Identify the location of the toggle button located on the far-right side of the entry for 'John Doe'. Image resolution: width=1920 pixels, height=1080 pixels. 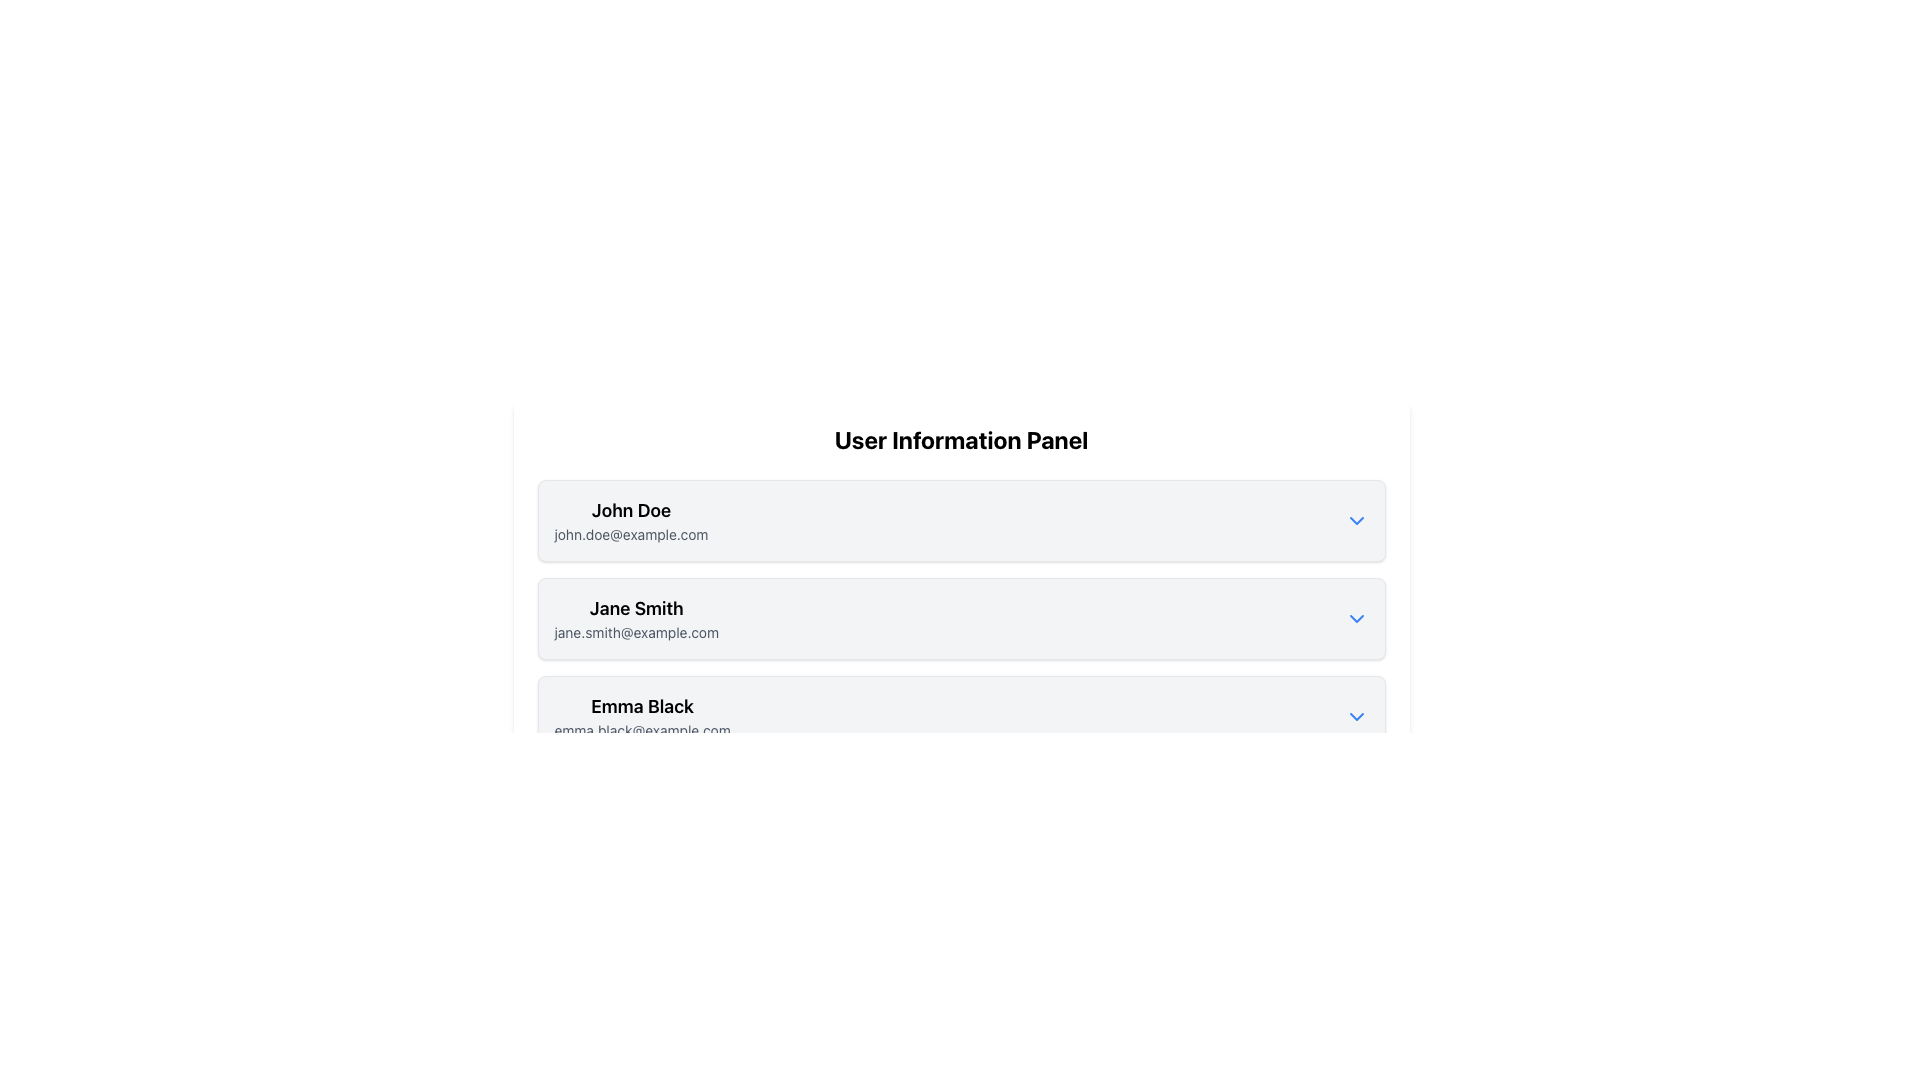
(1356, 519).